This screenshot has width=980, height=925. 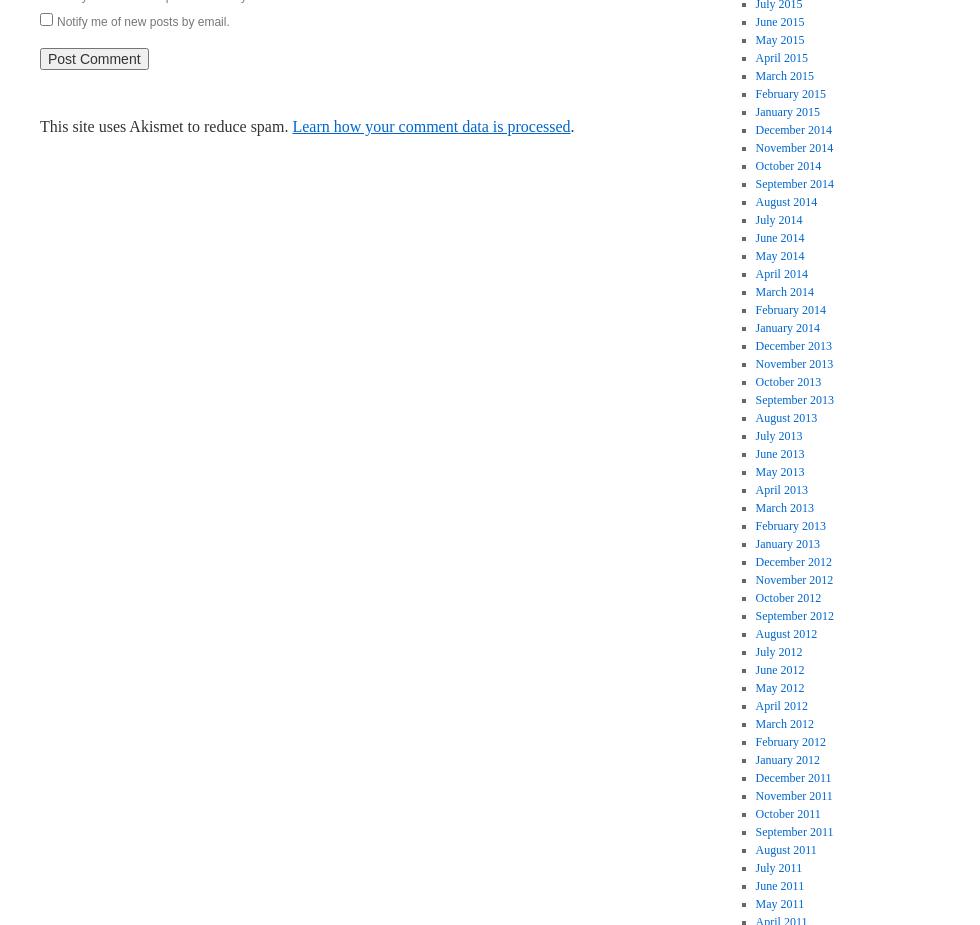 What do you see at coordinates (778, 218) in the screenshot?
I see `'July 2014'` at bounding box center [778, 218].